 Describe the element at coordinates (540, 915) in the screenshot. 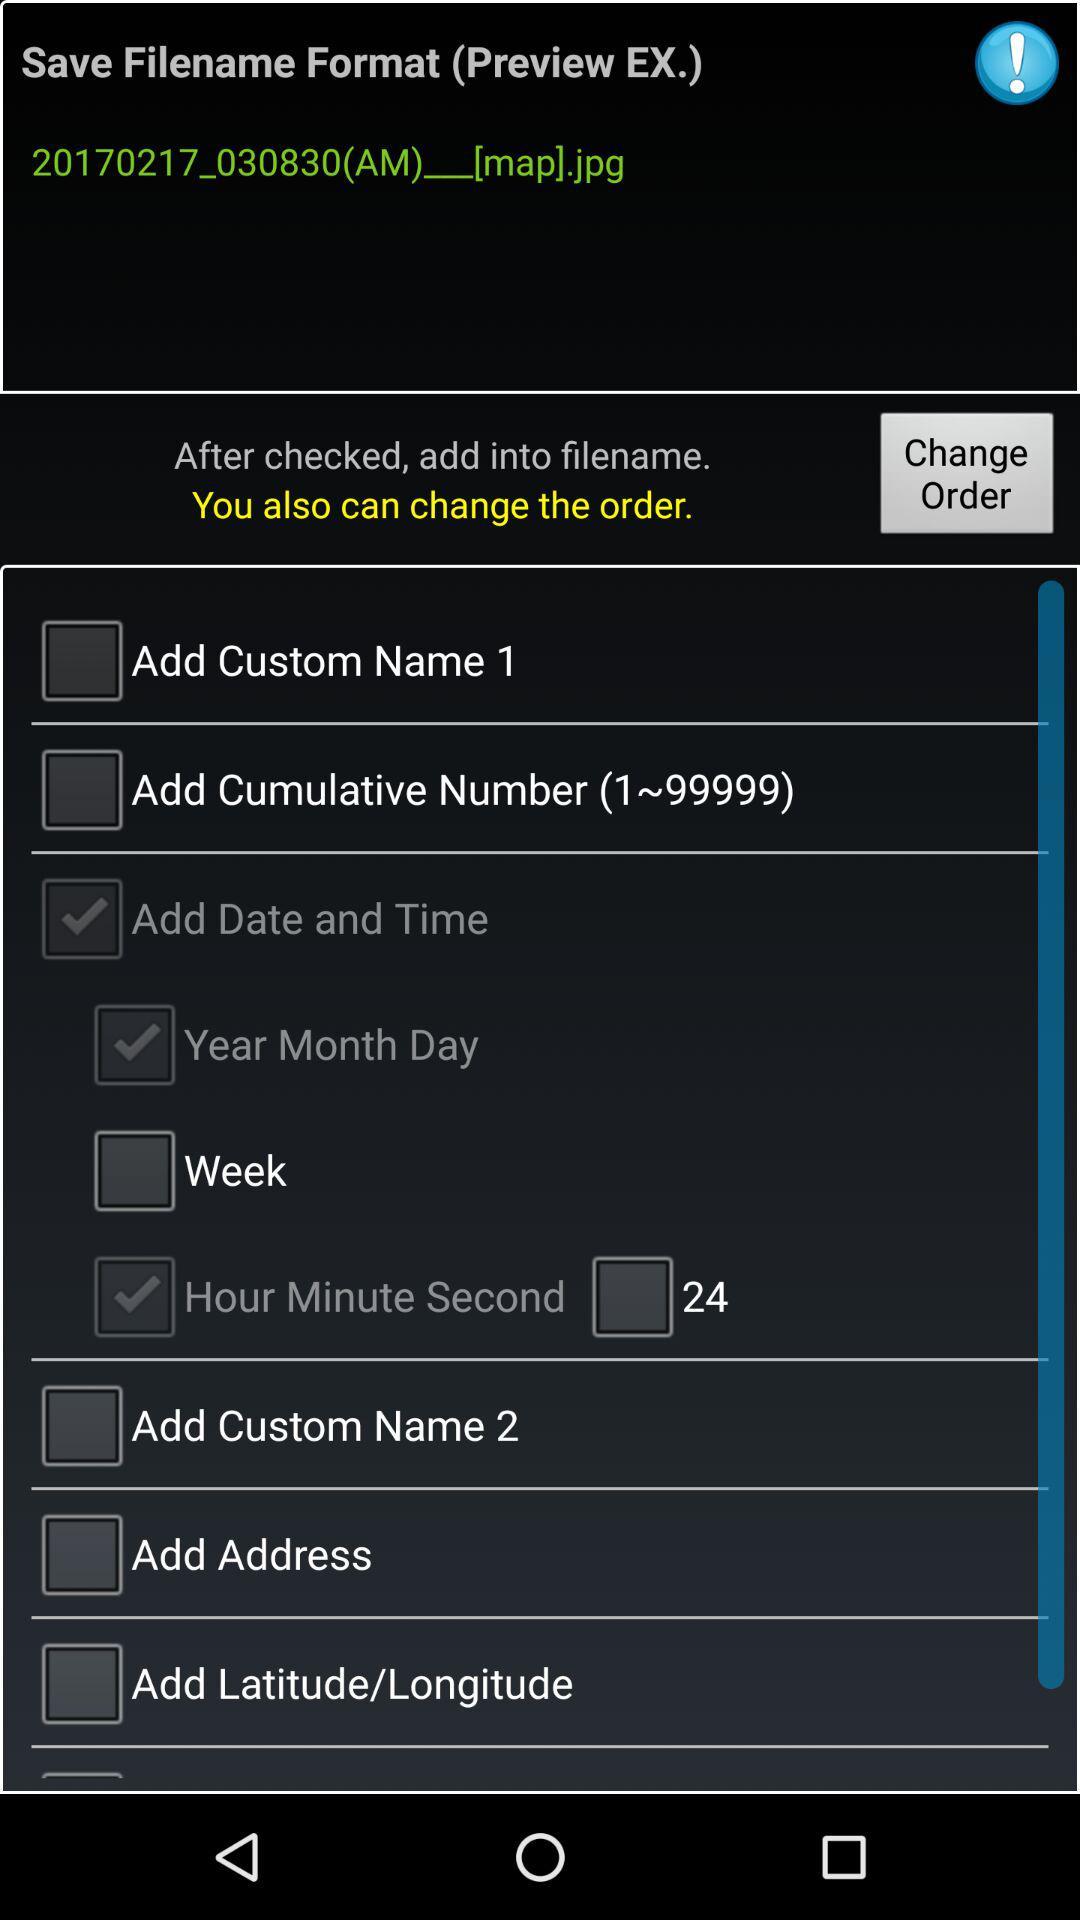

I see `the category which is immediately above year month day` at that location.